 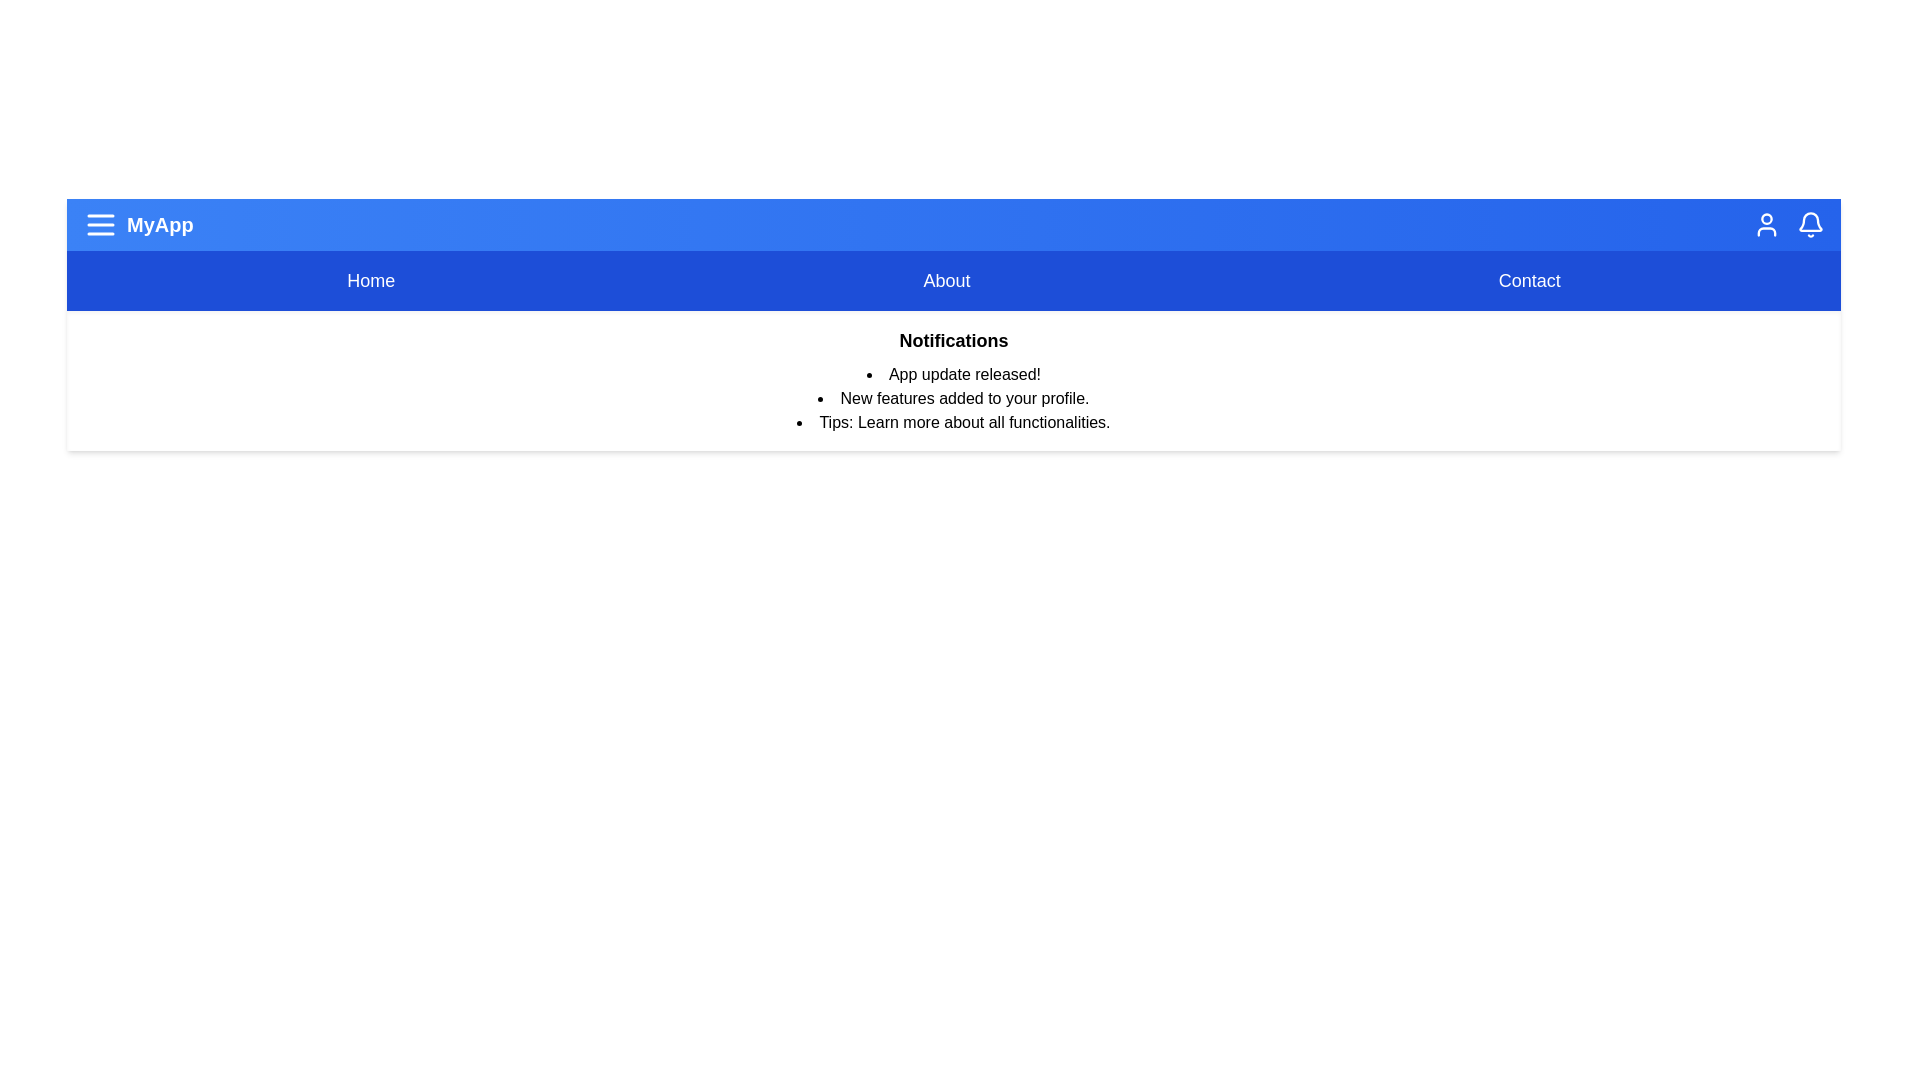 I want to click on the user icon to open user-related actions, so click(x=1766, y=224).